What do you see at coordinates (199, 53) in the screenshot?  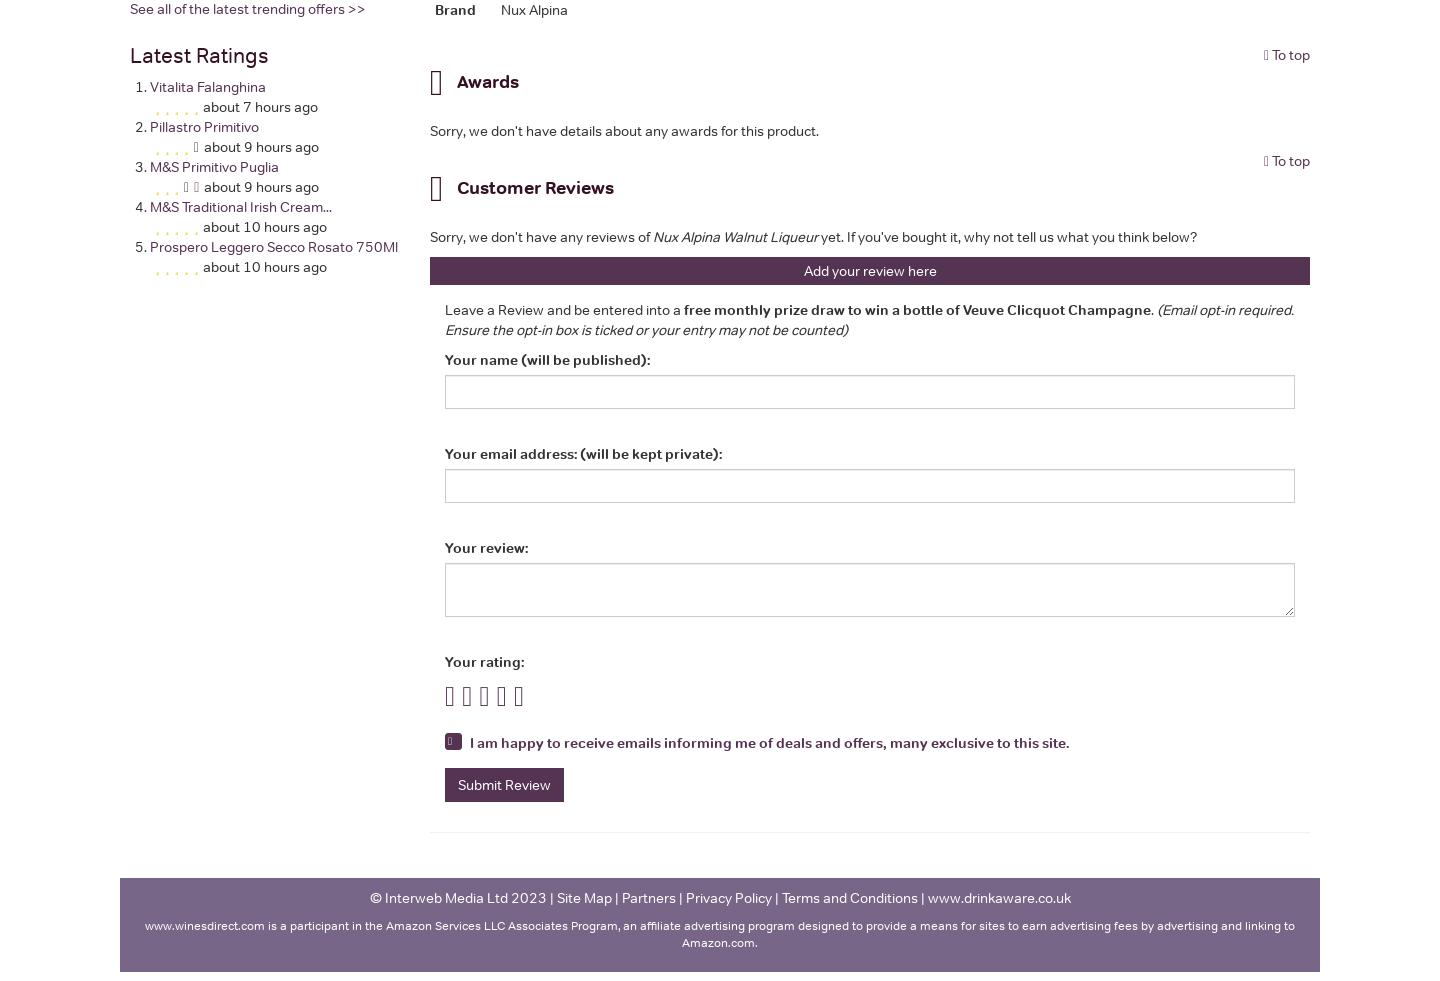 I see `'Latest Ratings'` at bounding box center [199, 53].